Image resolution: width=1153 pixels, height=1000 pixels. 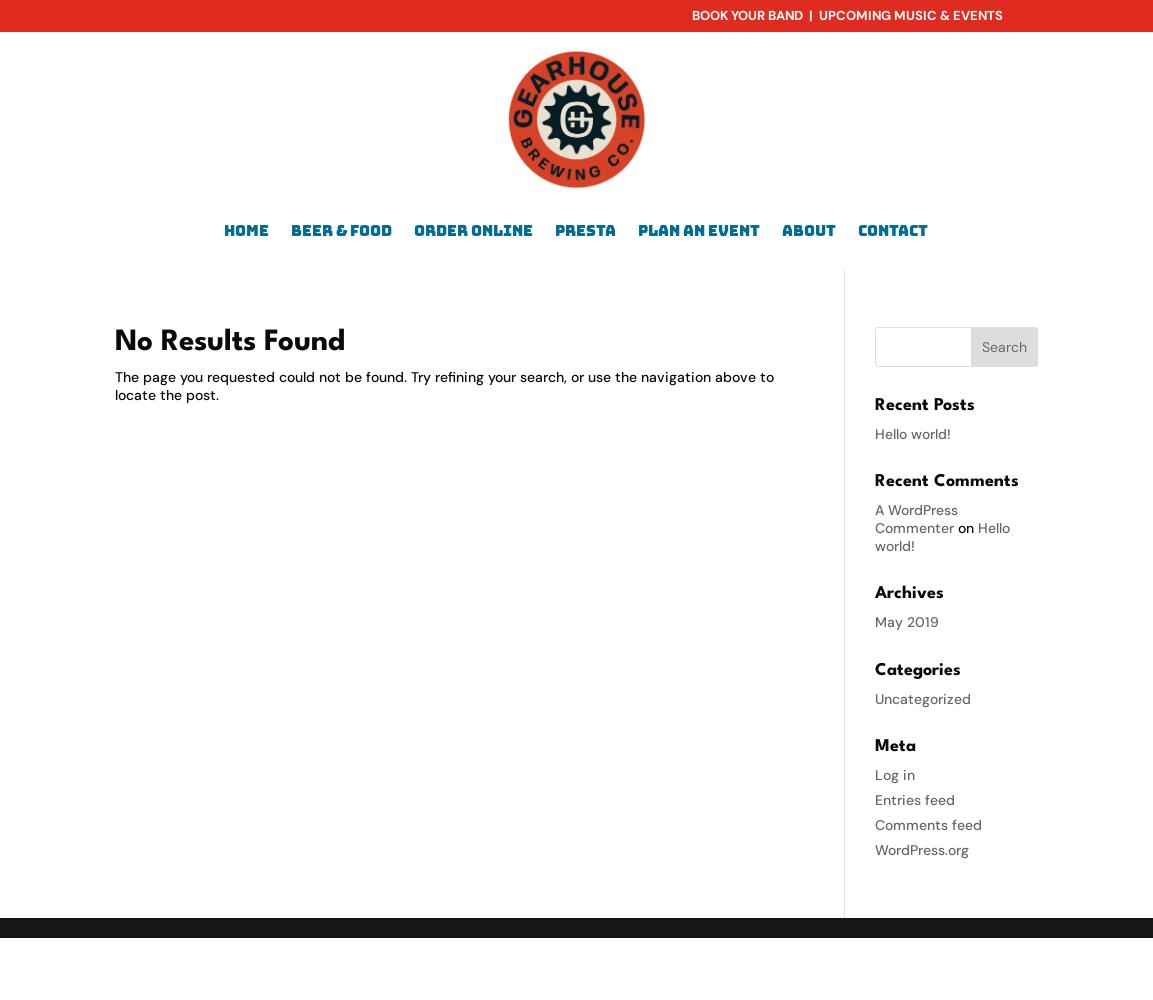 What do you see at coordinates (444, 385) in the screenshot?
I see `'The page you requested could not be found. Try refining your search, or use the navigation above to locate the post.'` at bounding box center [444, 385].